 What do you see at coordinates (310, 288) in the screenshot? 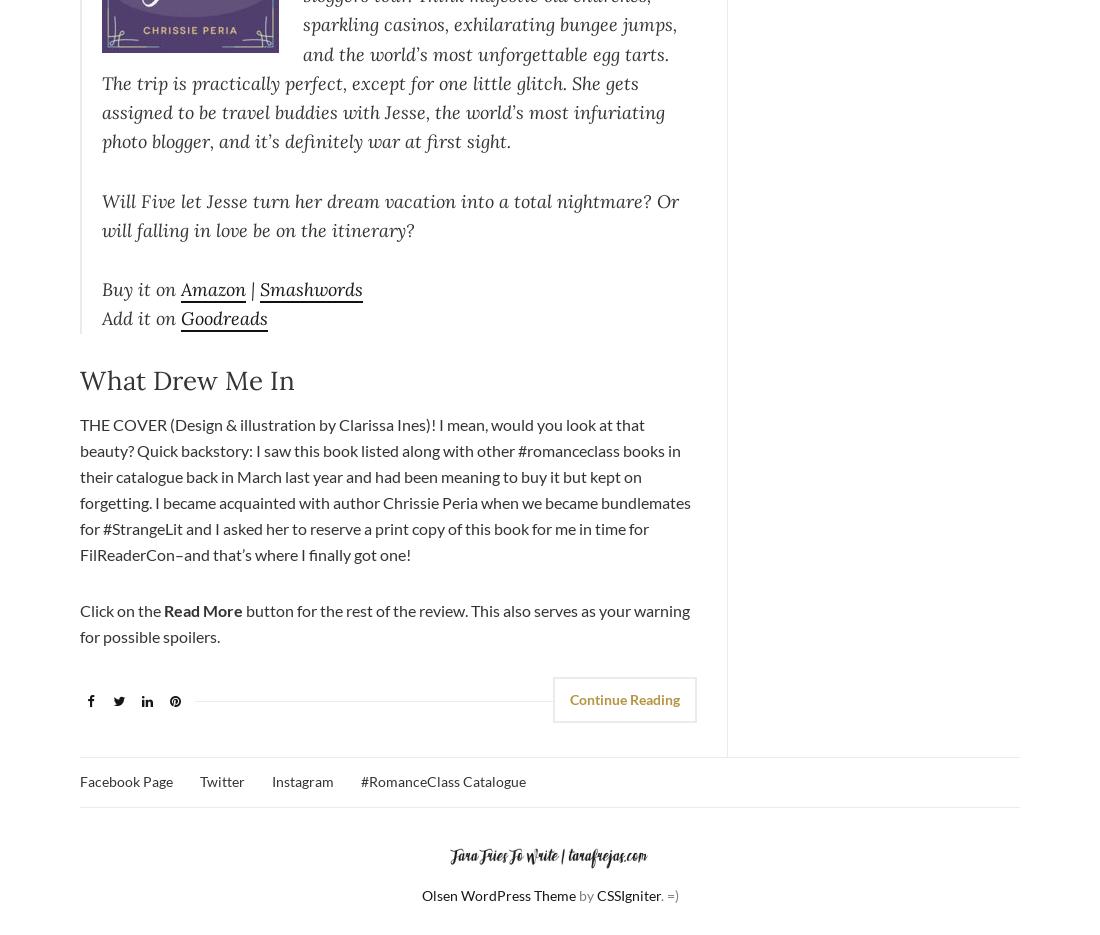
I see `'Smashwords'` at bounding box center [310, 288].